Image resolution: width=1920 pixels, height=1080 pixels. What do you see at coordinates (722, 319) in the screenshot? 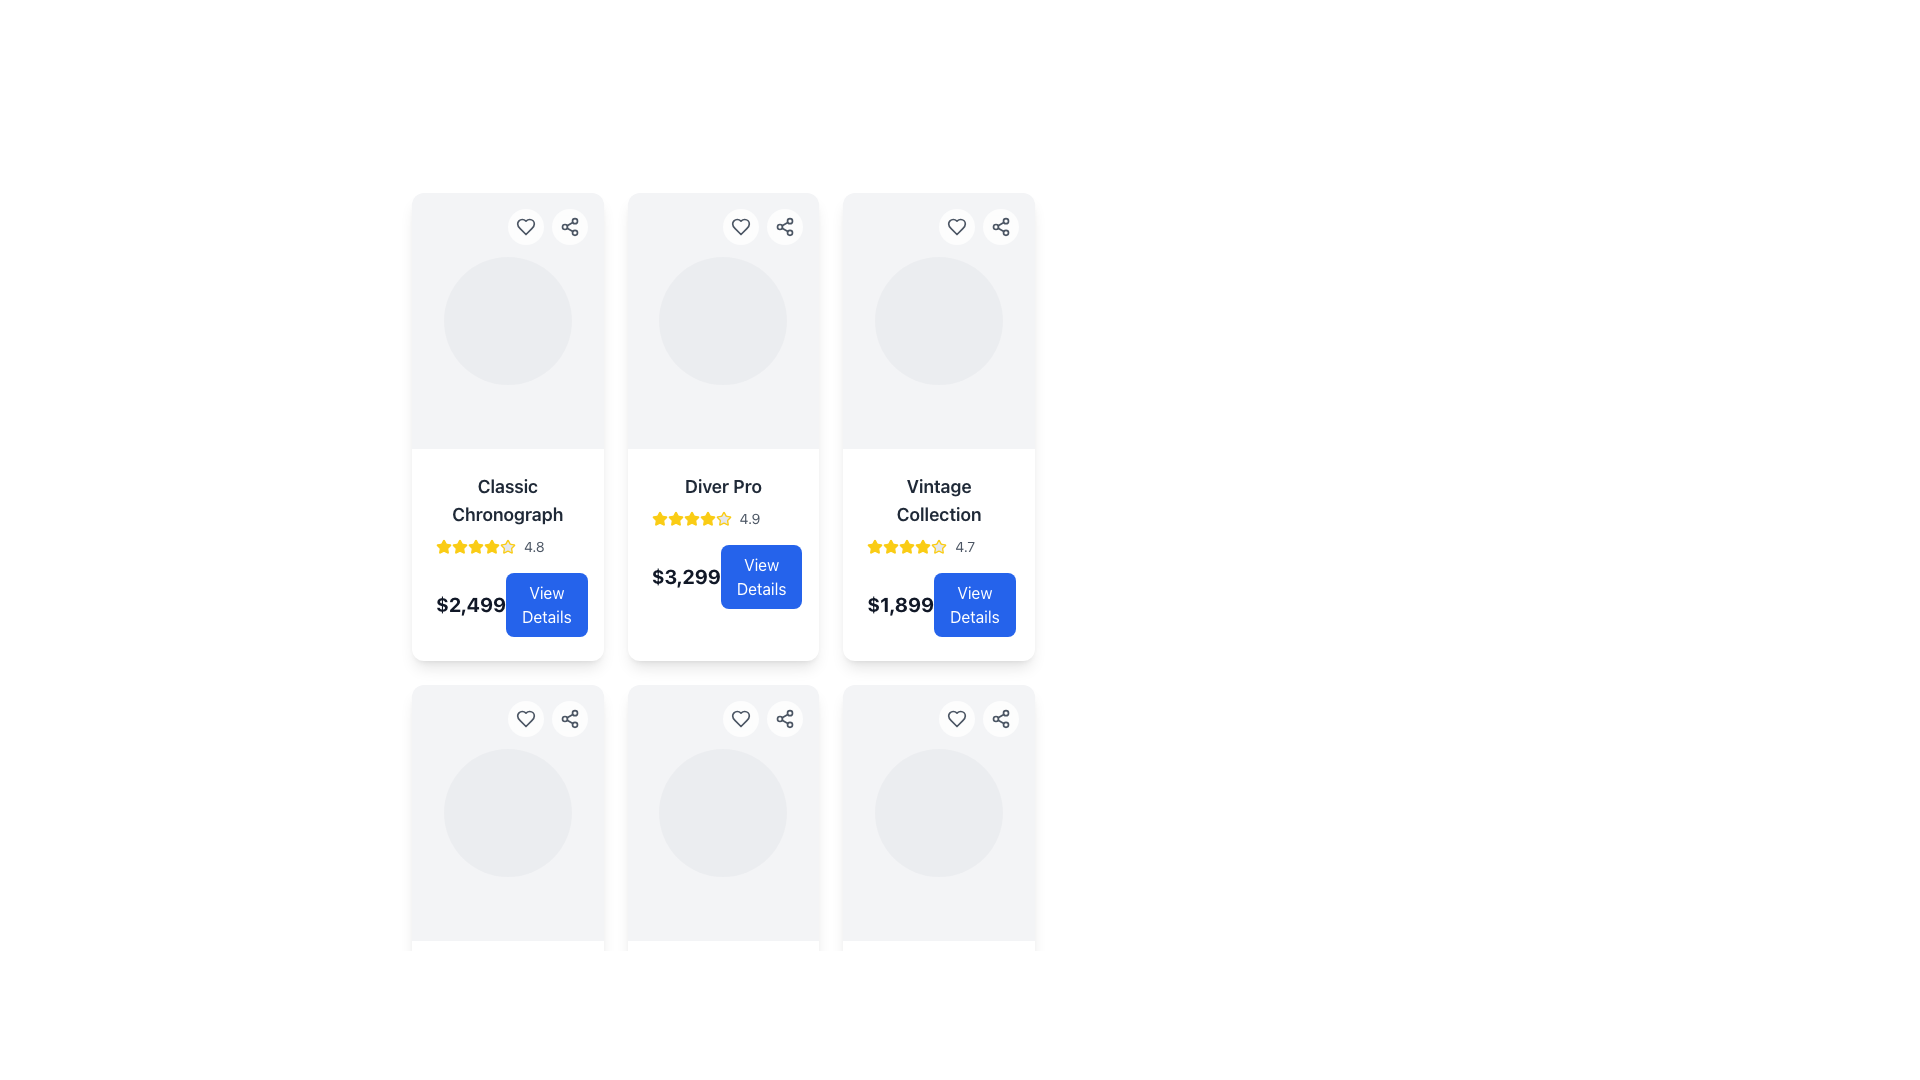
I see `the visual placeholder within the 'Diver Pro' card, located at the center of the upper segment` at bounding box center [722, 319].